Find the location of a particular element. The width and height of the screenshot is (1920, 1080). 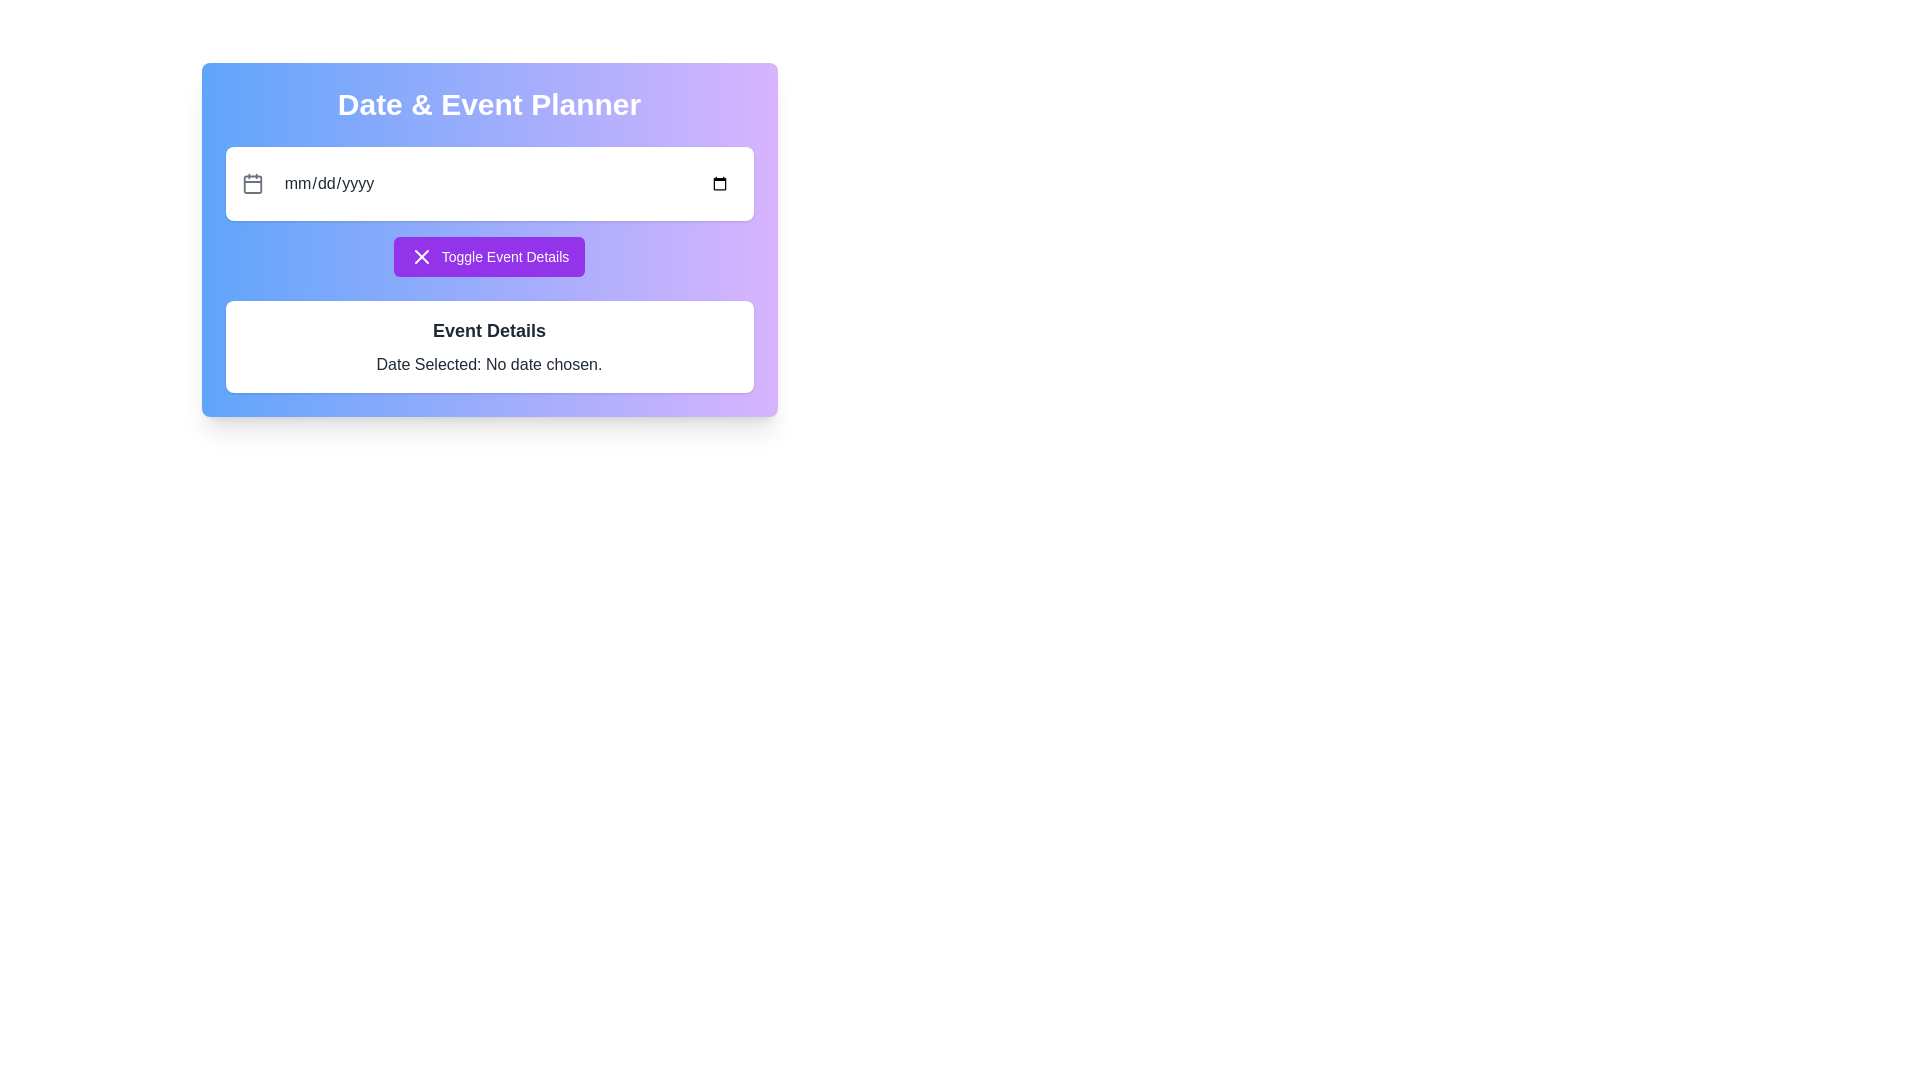

the text label displaying the current date selection status, located in the 'Event Details' section below the 'Date & Event Planner' panel is located at coordinates (489, 365).